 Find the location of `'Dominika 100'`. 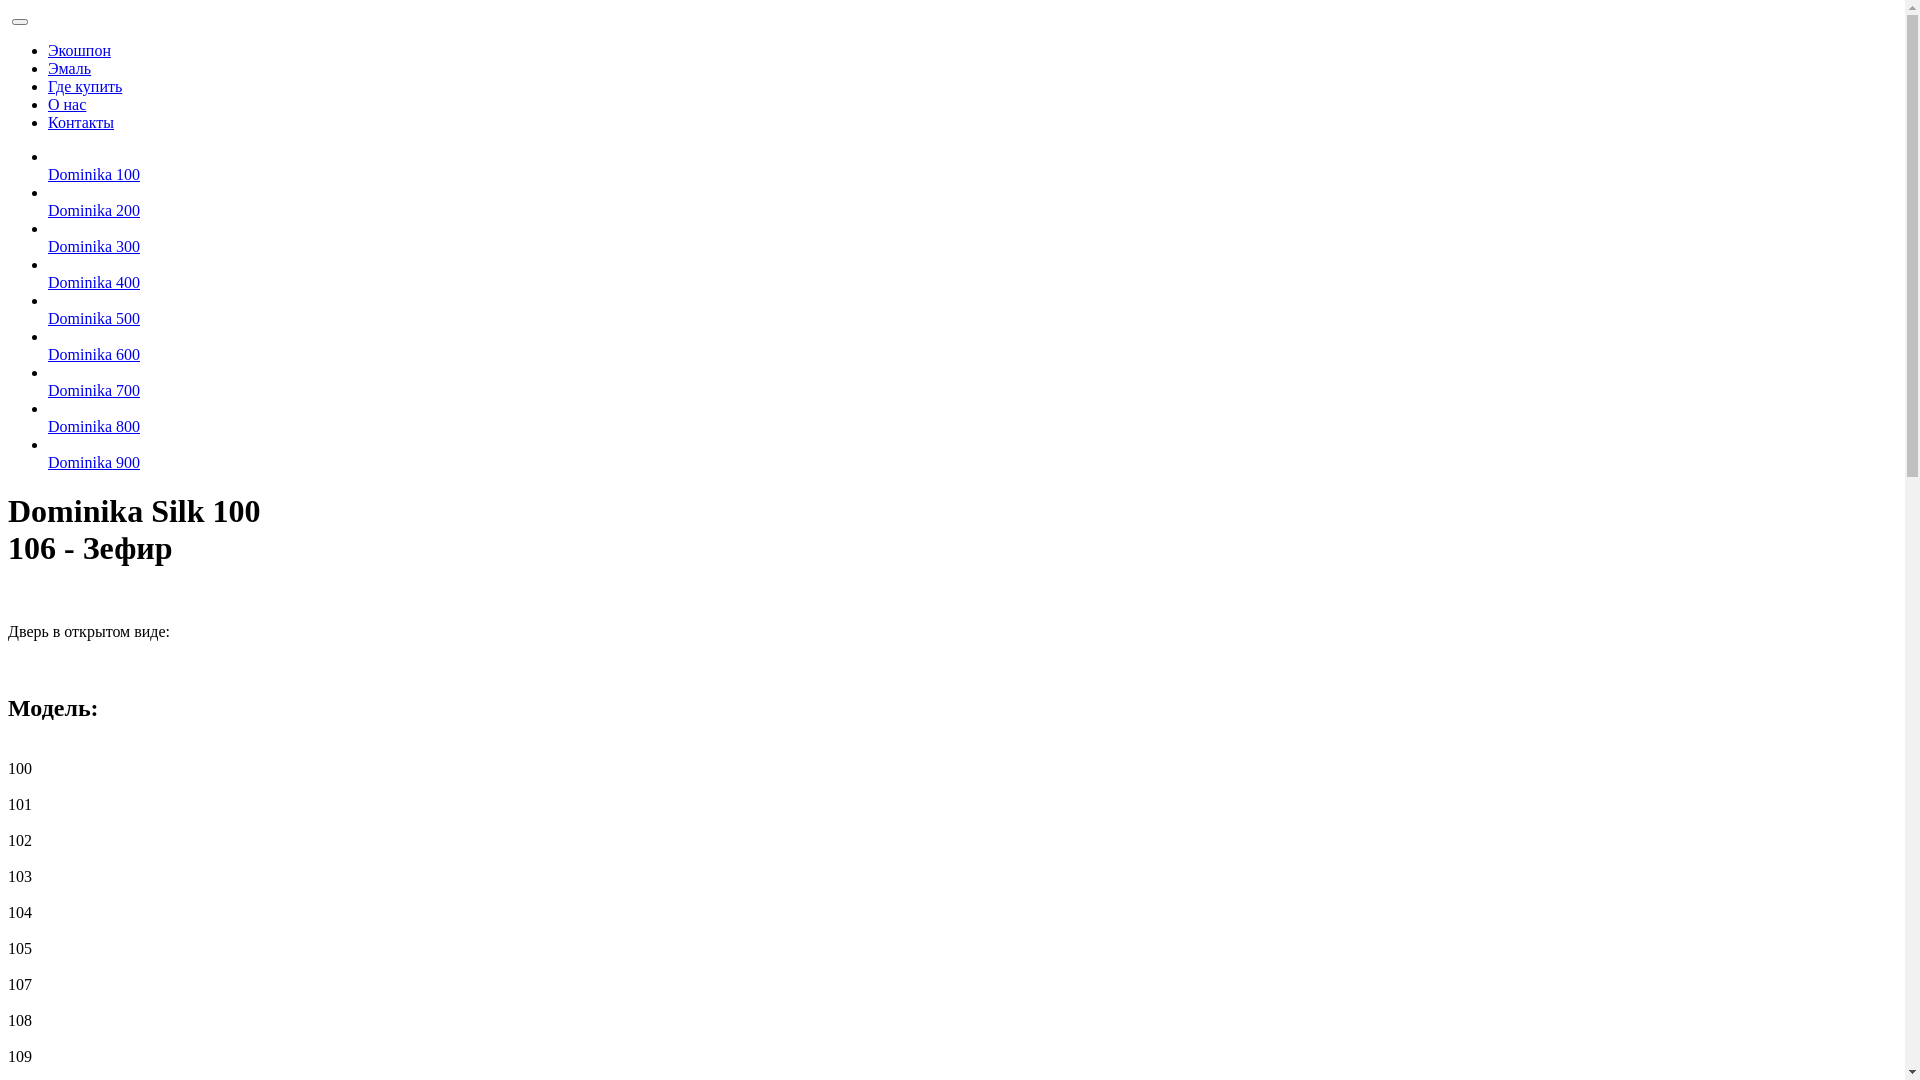

'Dominika 100' is located at coordinates (93, 173).